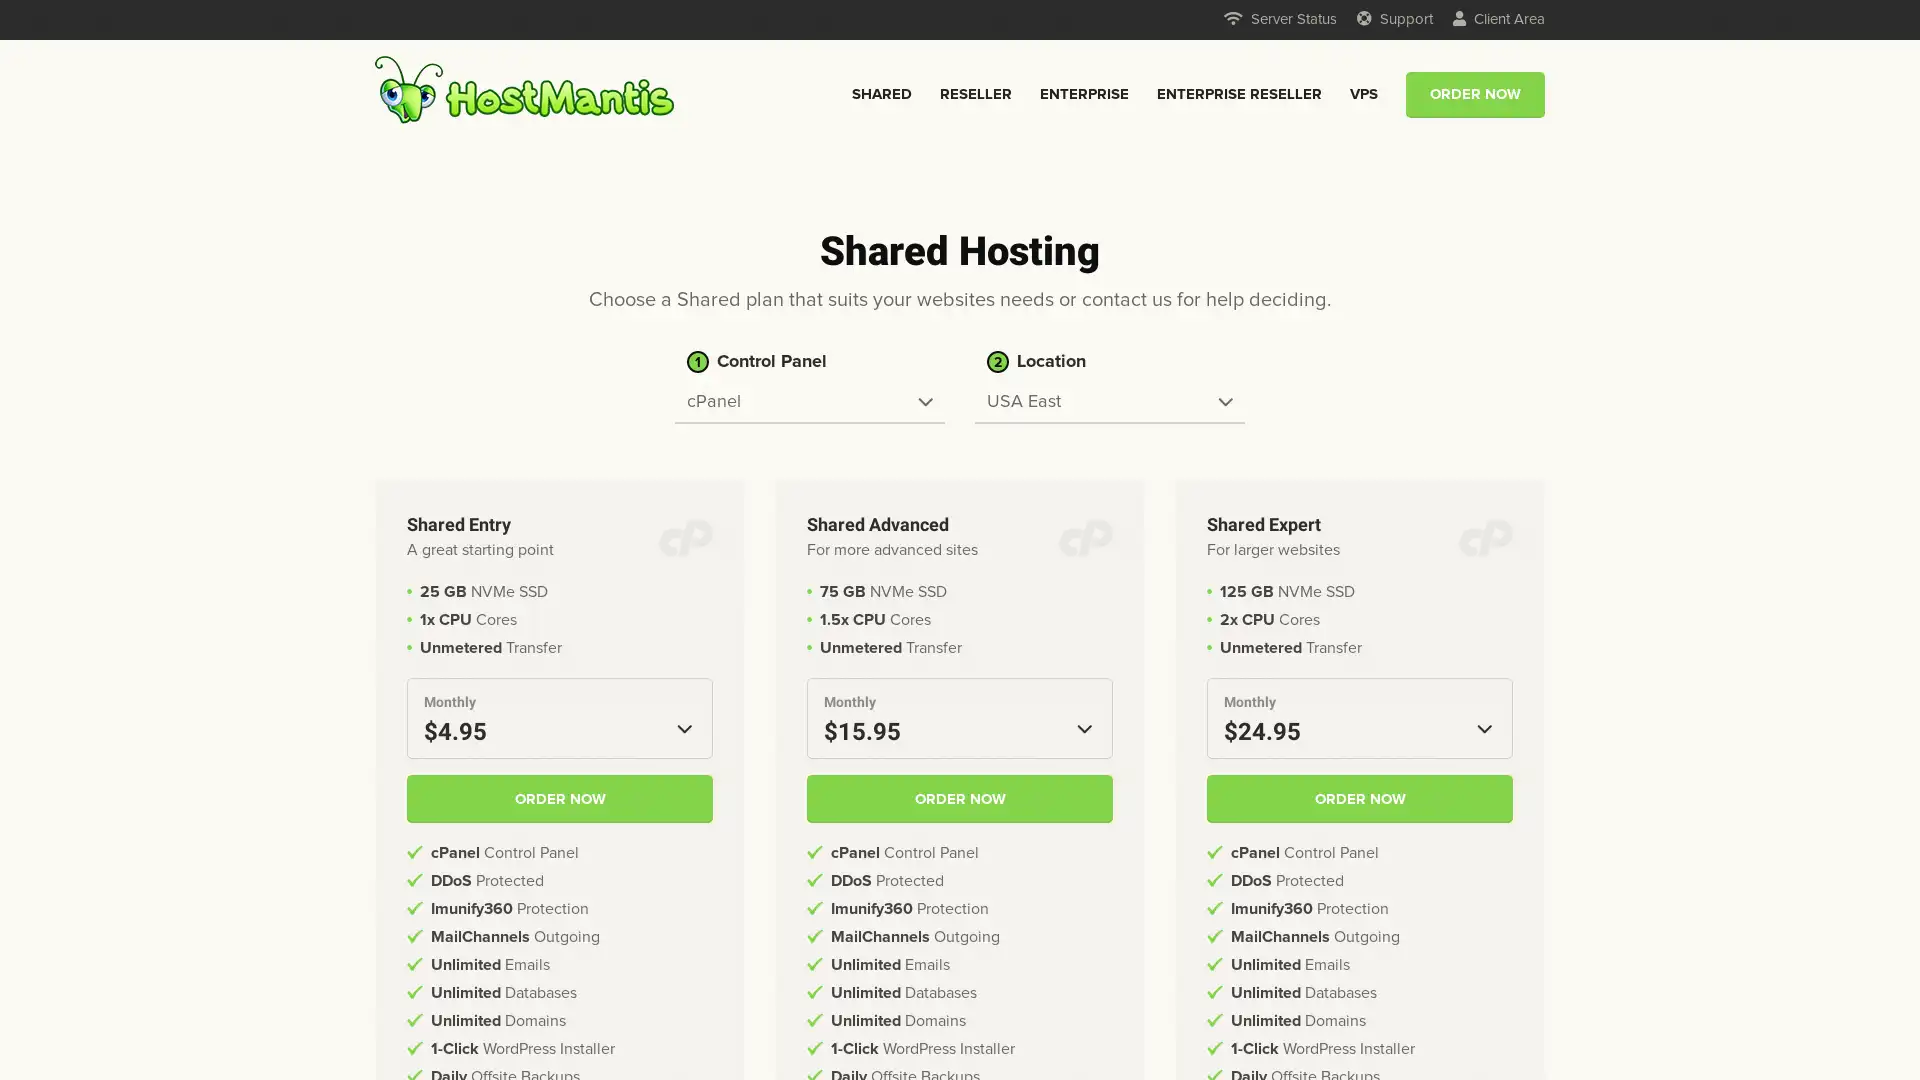  What do you see at coordinates (1359, 717) in the screenshot?
I see `Monthly $24.95` at bounding box center [1359, 717].